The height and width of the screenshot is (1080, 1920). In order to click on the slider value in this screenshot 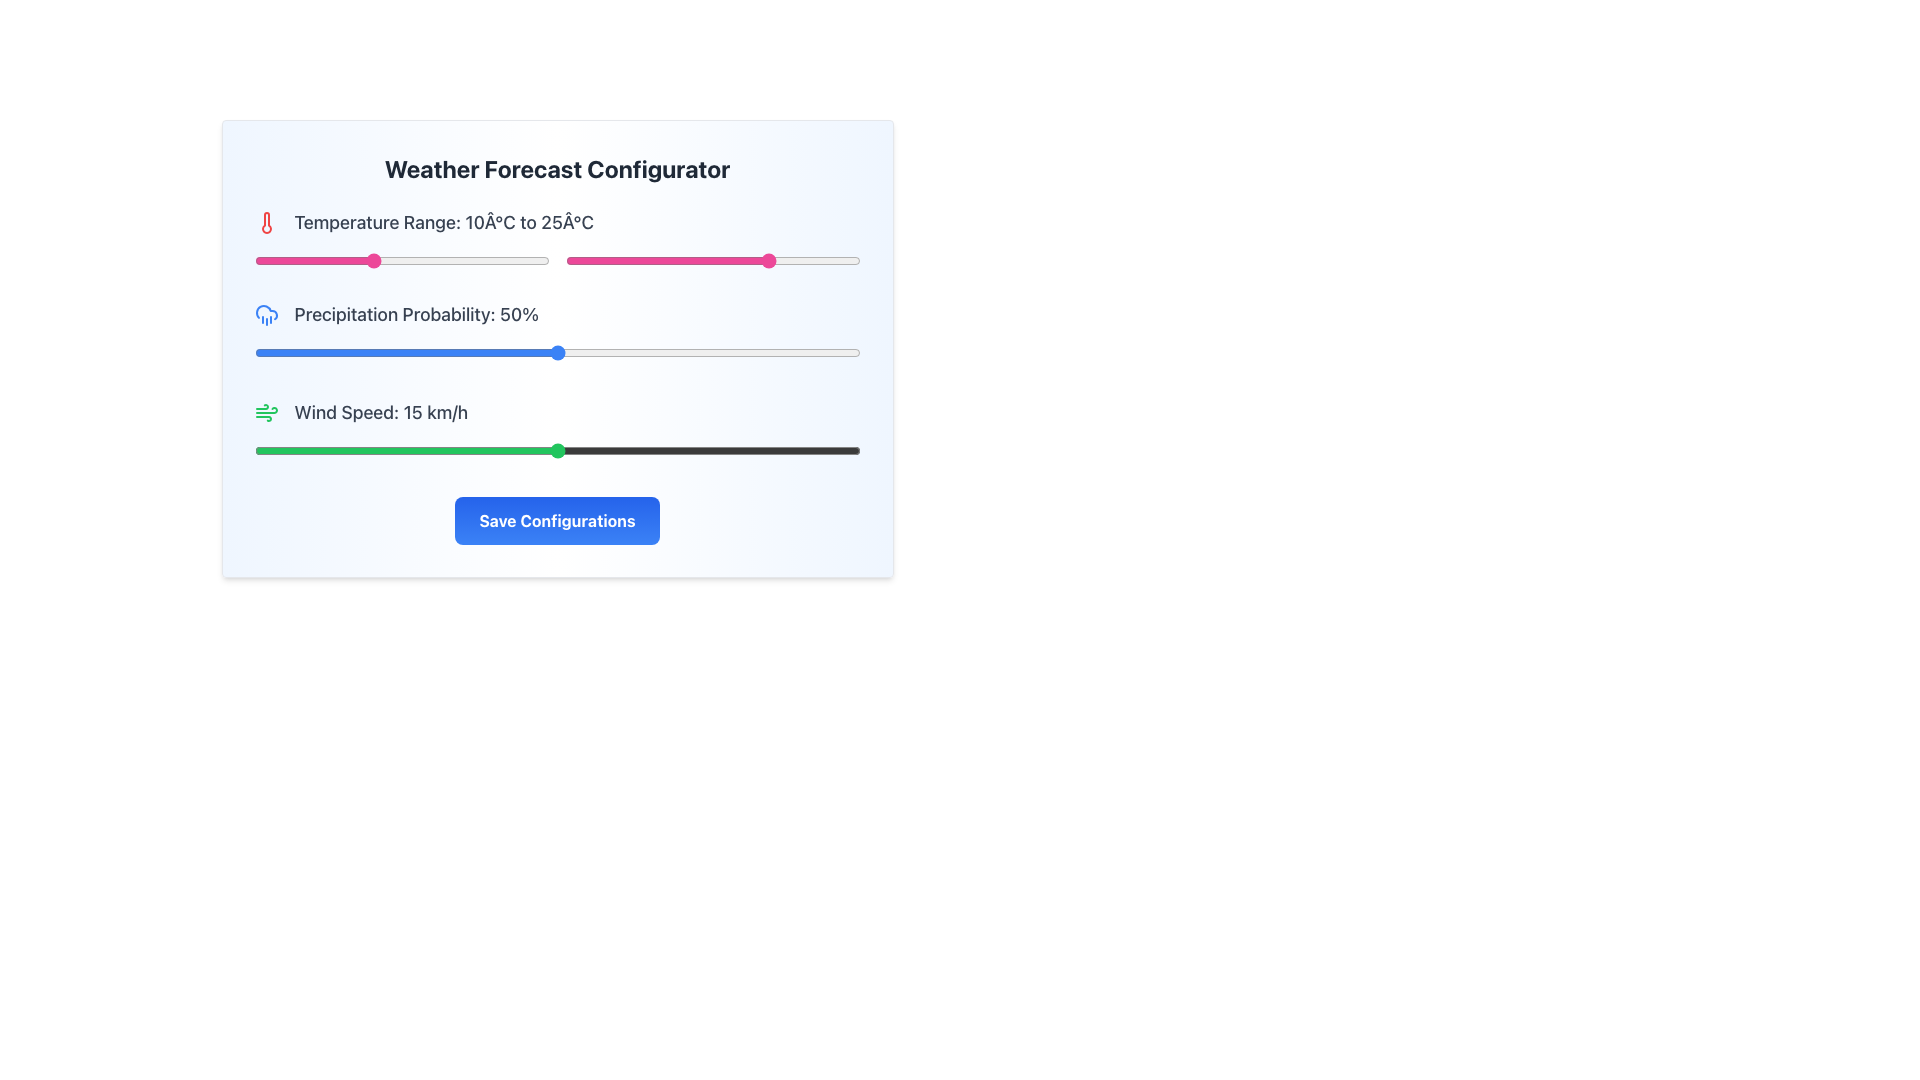, I will do `click(537, 260)`.